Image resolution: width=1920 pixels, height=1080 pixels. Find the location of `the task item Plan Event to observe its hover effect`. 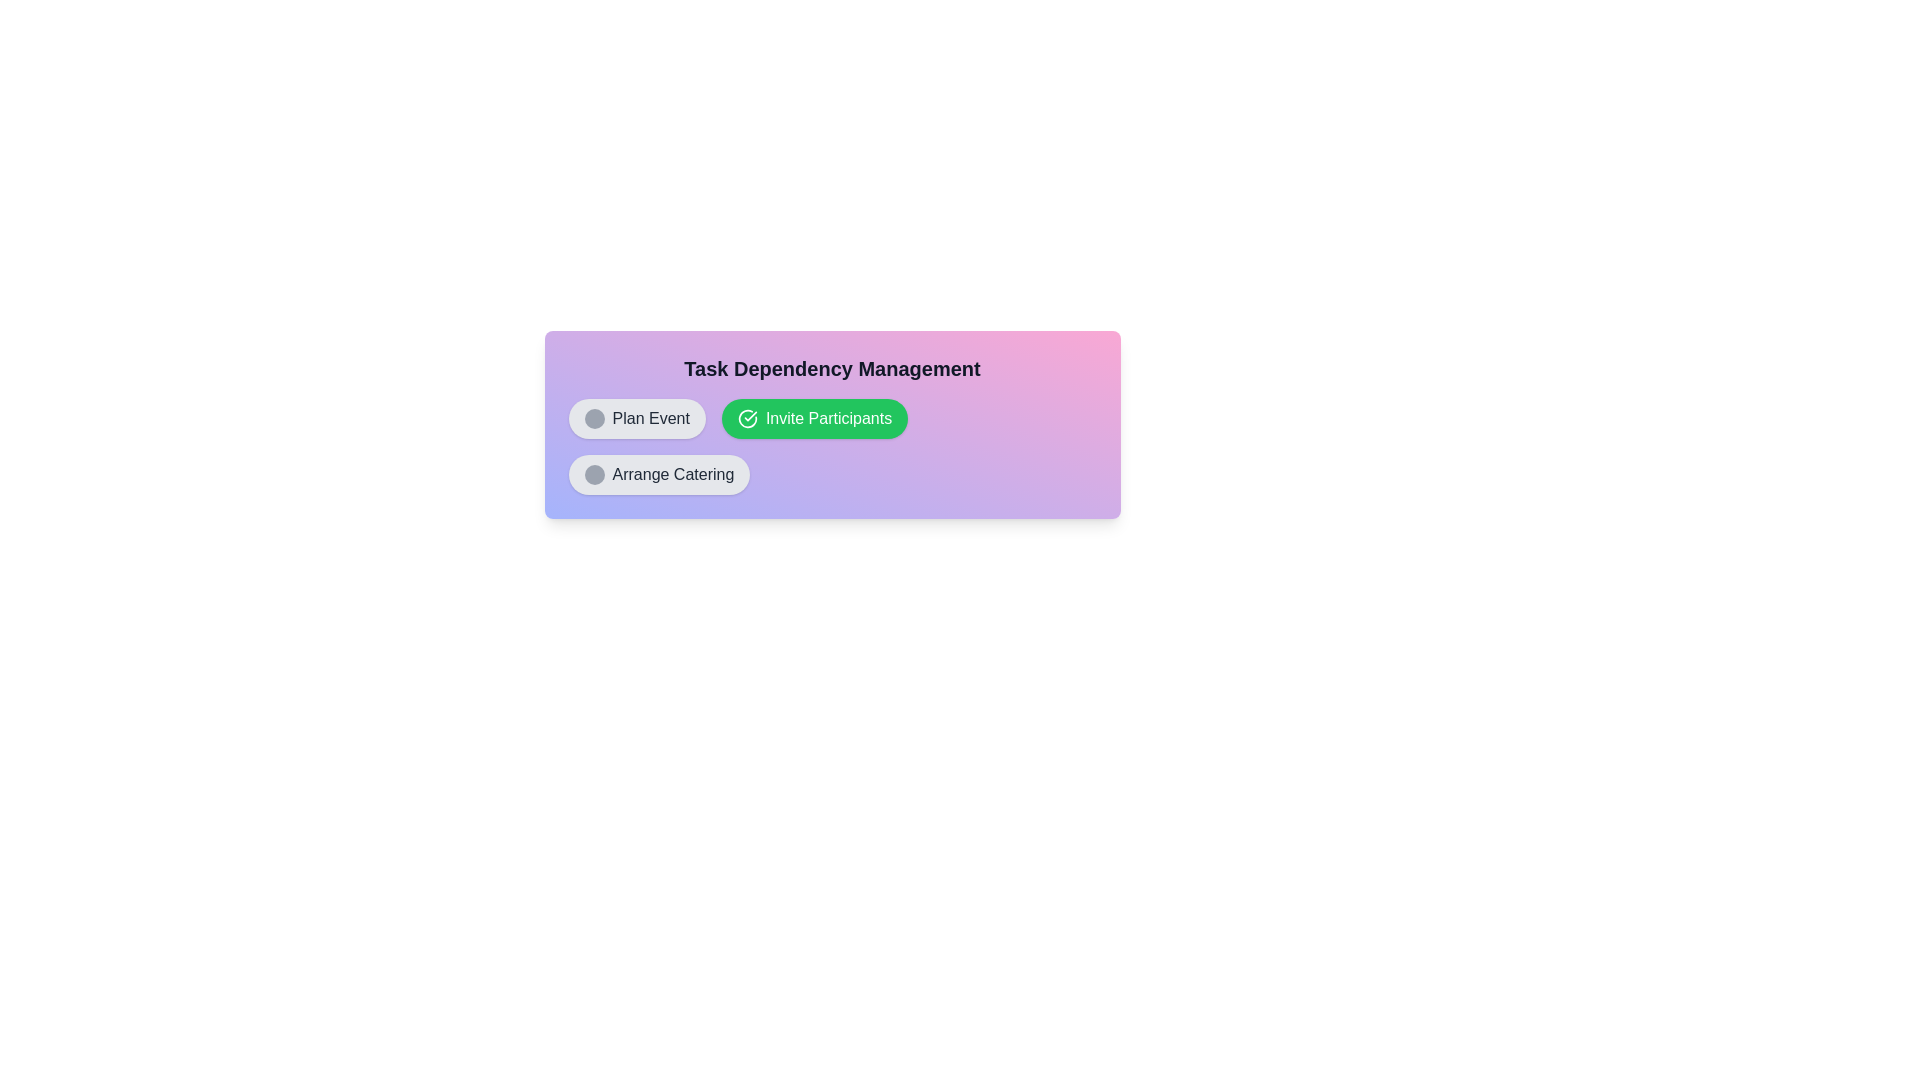

the task item Plan Event to observe its hover effect is located at coordinates (636, 418).